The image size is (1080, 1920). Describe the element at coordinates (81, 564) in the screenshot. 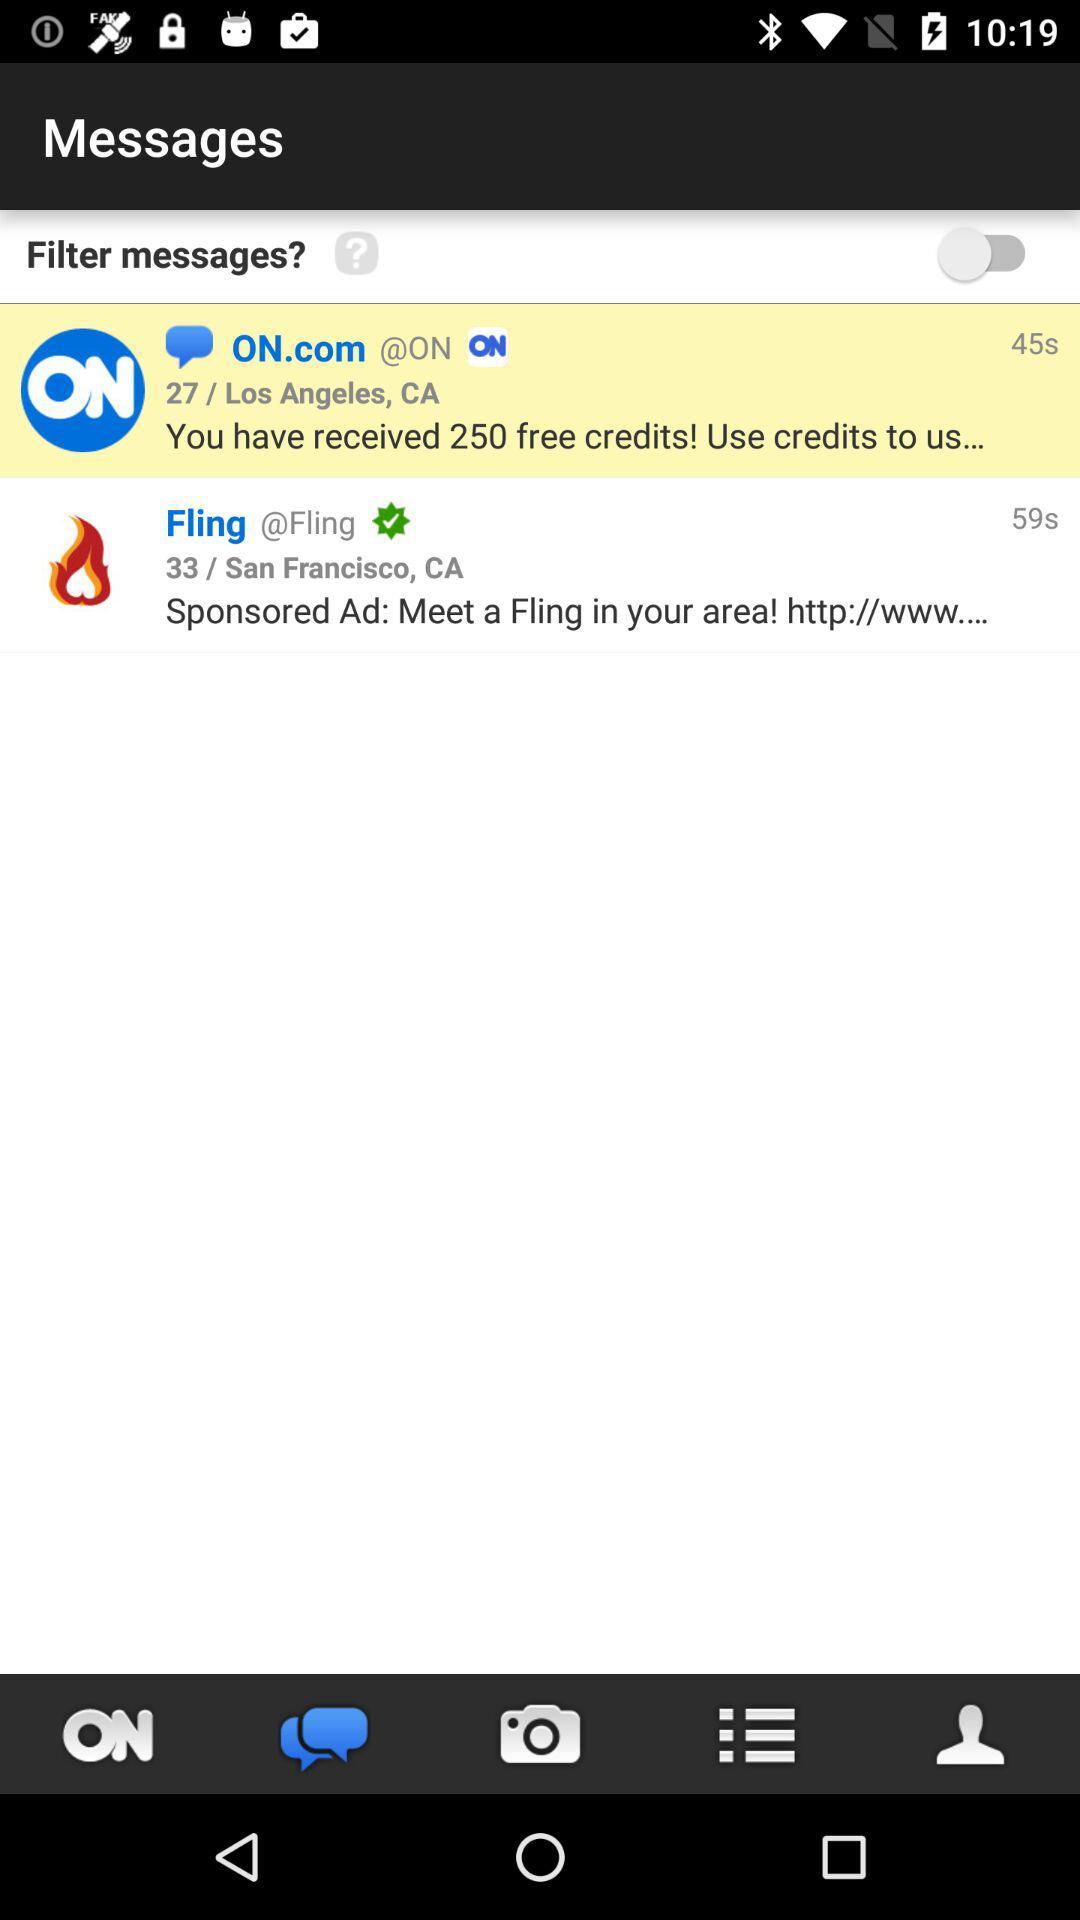

I see `website icon` at that location.